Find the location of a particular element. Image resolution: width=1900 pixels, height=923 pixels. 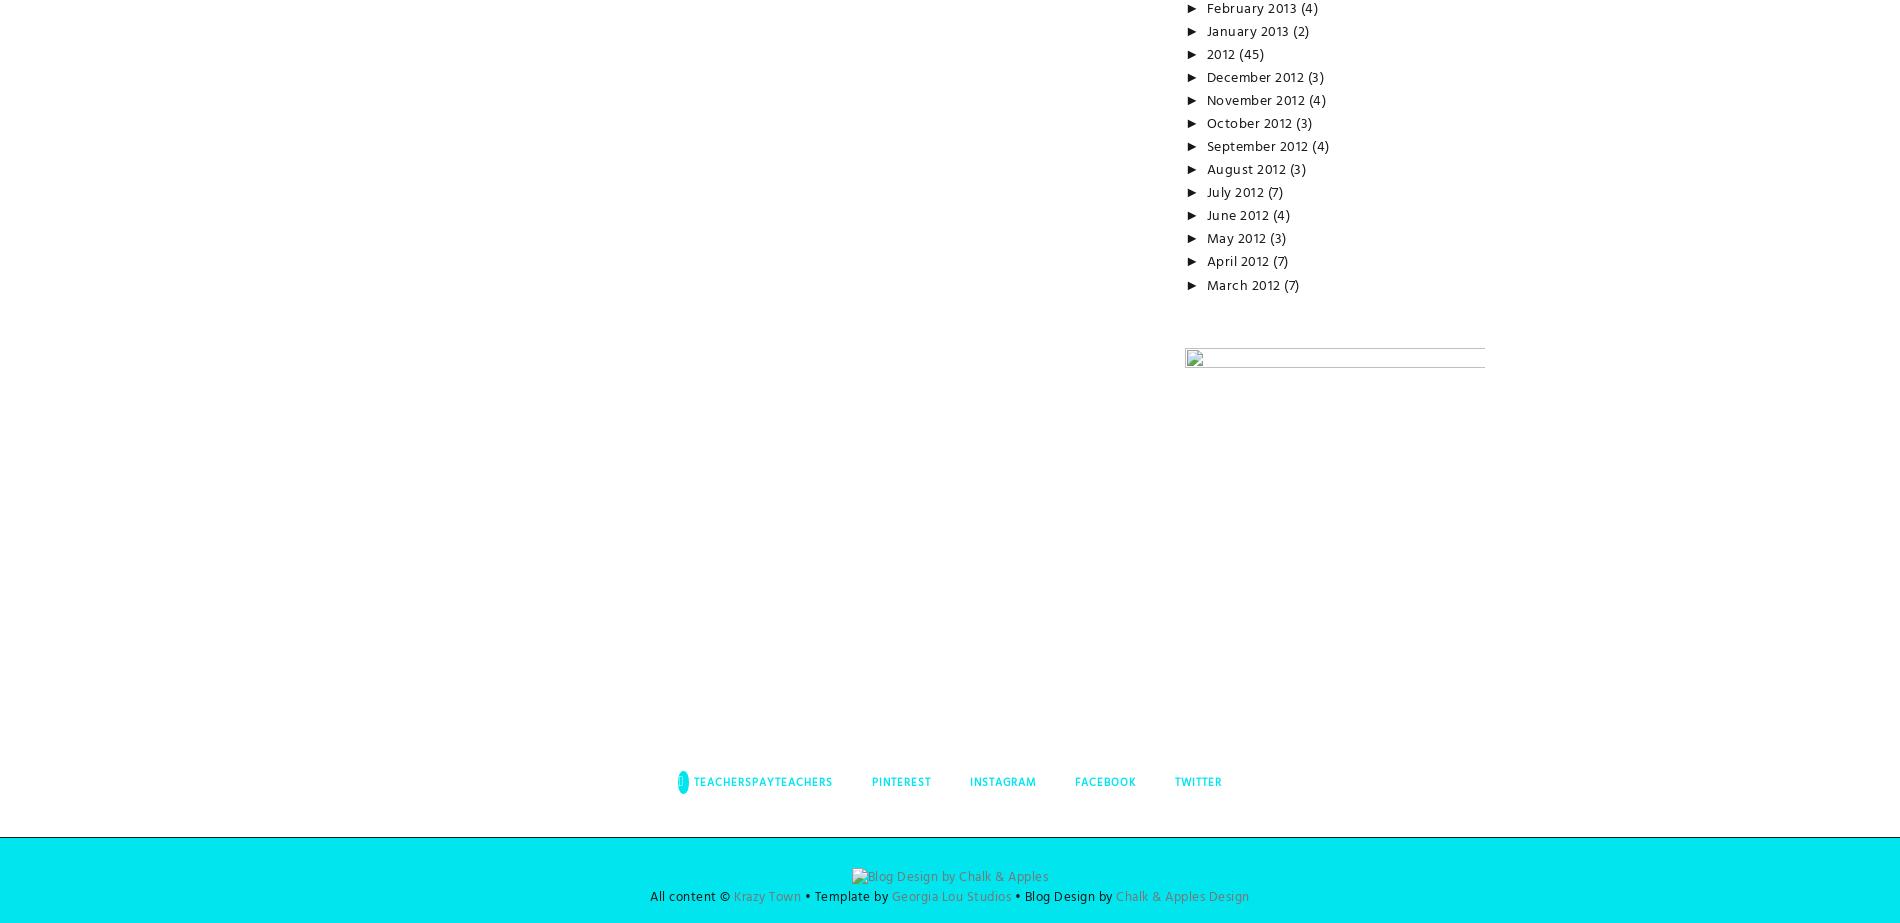

'Georgia Lou Studios' is located at coordinates (950, 896).